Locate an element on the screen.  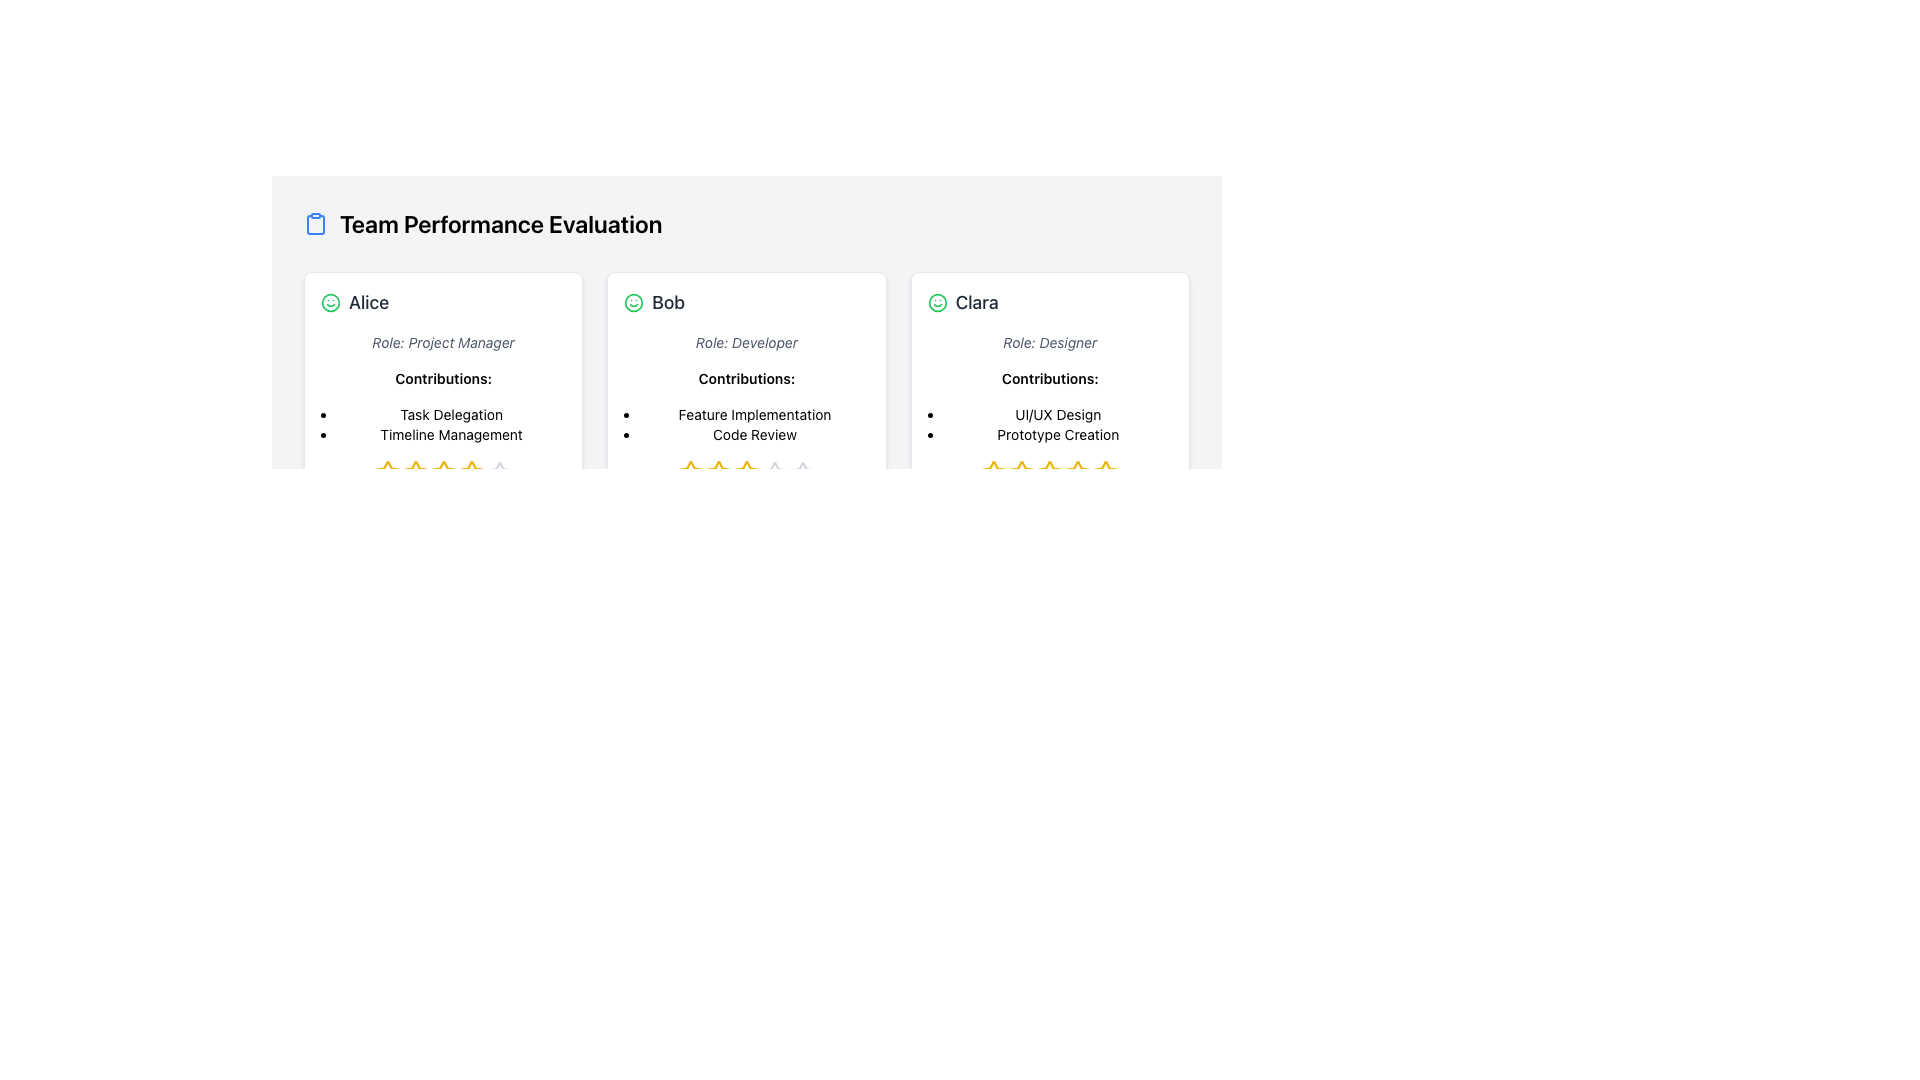
the active yellow star icon, which is the fourth star in the row of five stars under the 'Alice' card in the 'Team Performance Evaluation' section is located at coordinates (442, 473).